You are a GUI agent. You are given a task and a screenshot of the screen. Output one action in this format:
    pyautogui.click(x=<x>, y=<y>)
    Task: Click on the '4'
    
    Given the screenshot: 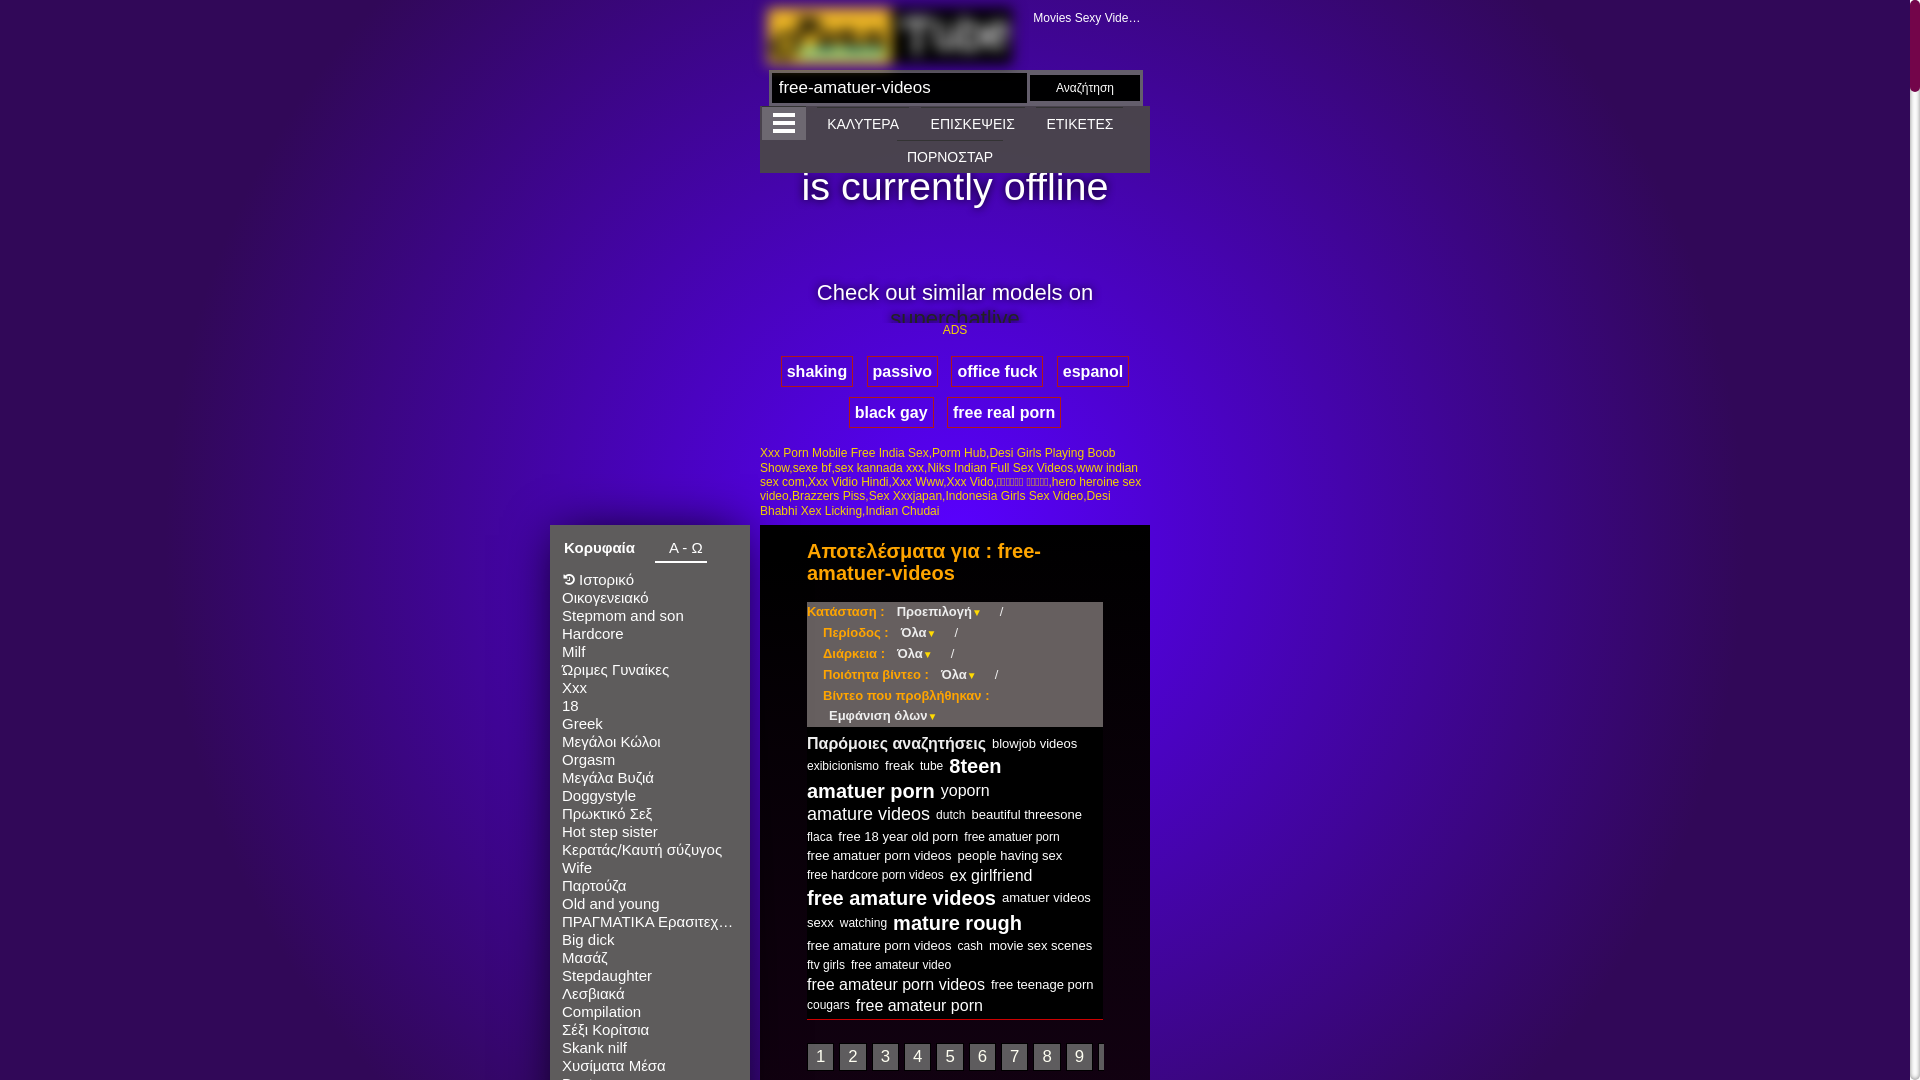 What is the action you would take?
    pyautogui.click(x=916, y=1055)
    